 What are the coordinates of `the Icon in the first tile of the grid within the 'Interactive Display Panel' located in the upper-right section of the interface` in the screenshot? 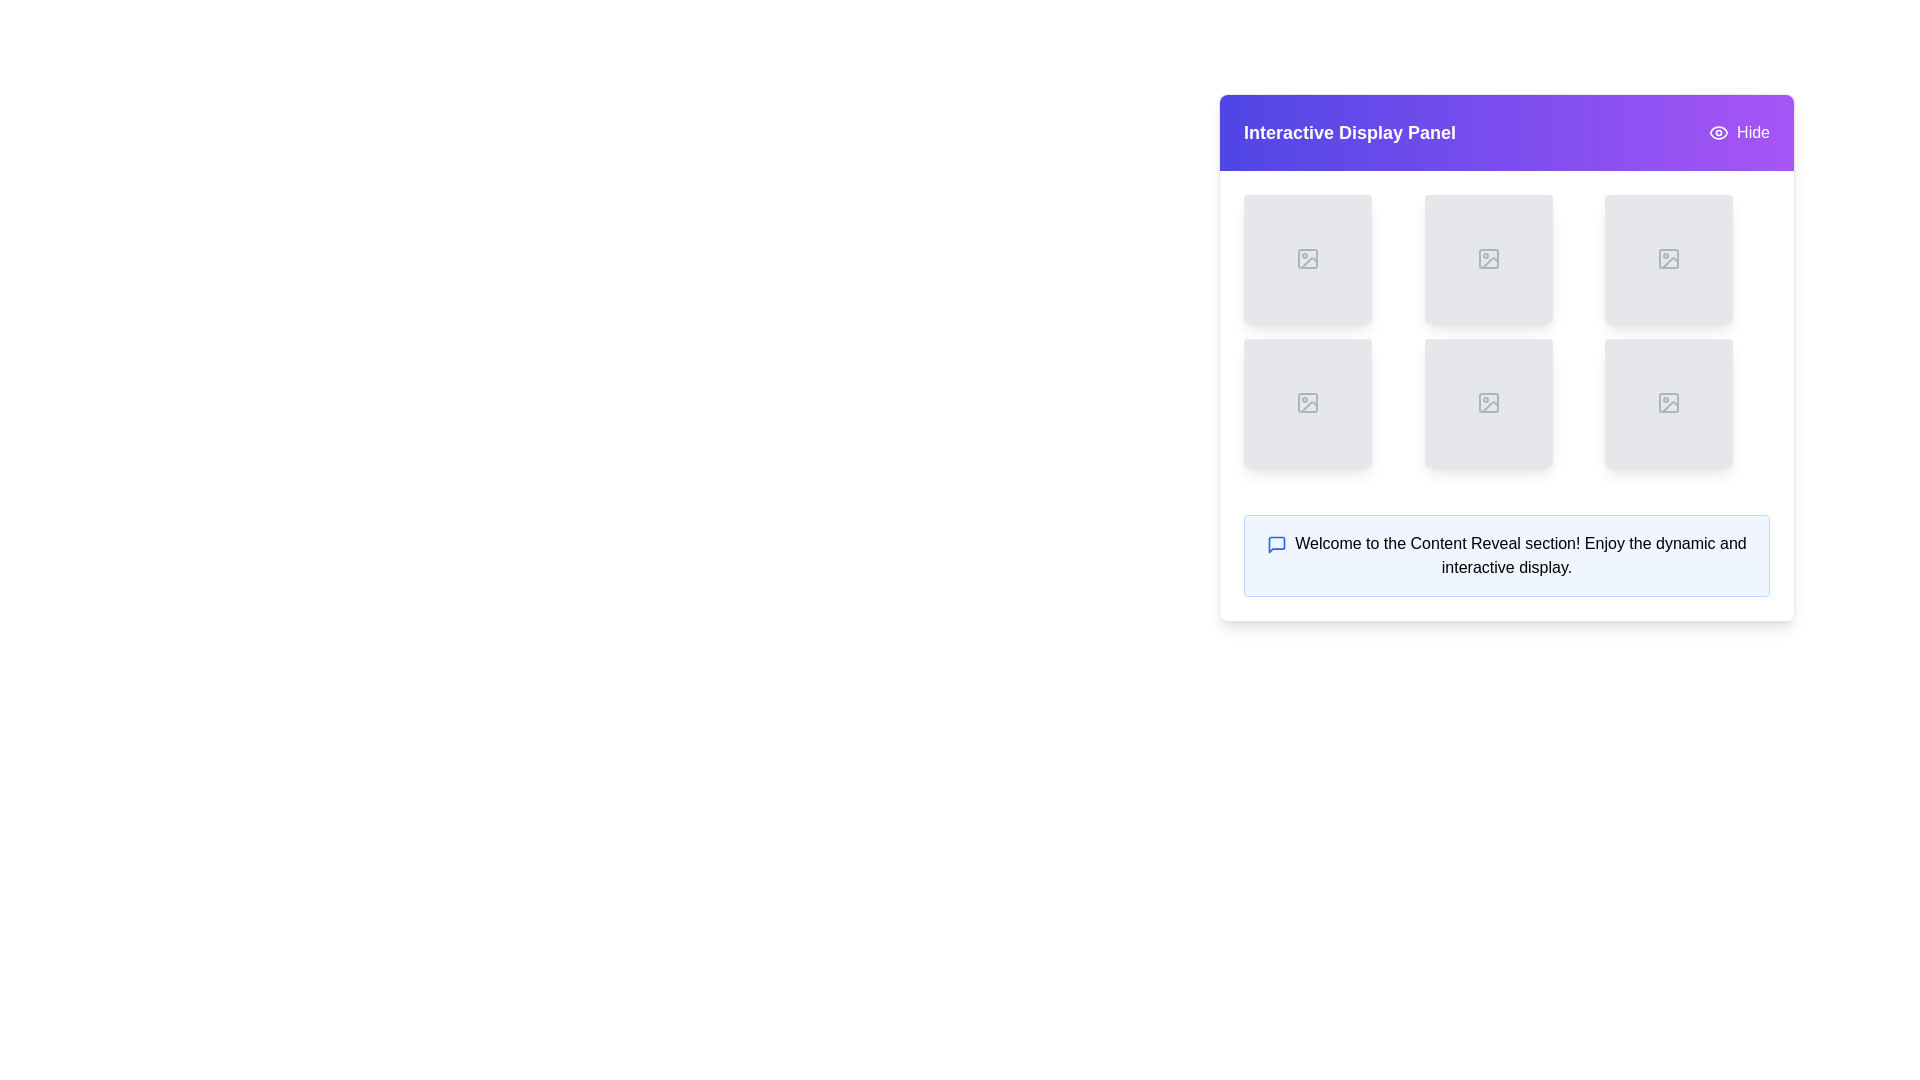 It's located at (1308, 257).